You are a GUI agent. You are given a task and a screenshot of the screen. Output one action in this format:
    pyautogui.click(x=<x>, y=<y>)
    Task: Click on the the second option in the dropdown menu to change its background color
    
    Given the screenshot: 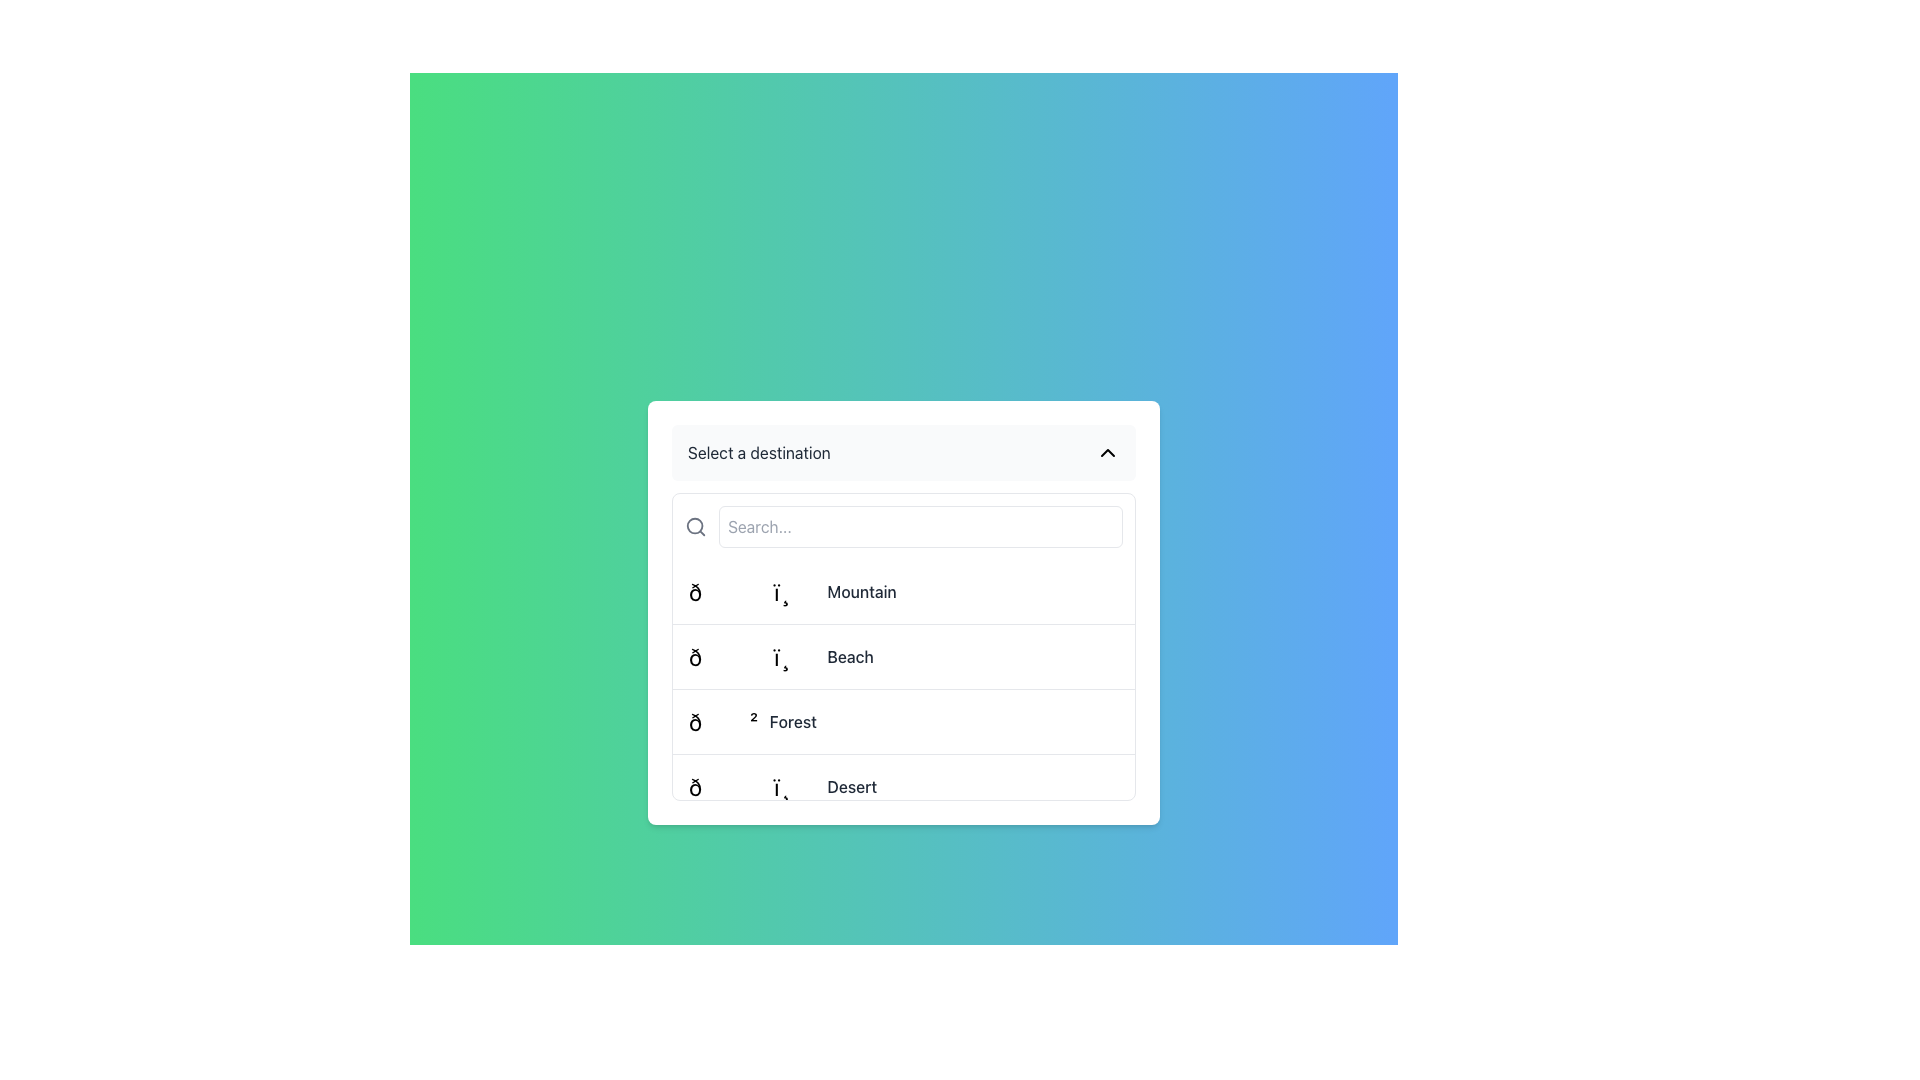 What is the action you would take?
    pyautogui.click(x=902, y=656)
    